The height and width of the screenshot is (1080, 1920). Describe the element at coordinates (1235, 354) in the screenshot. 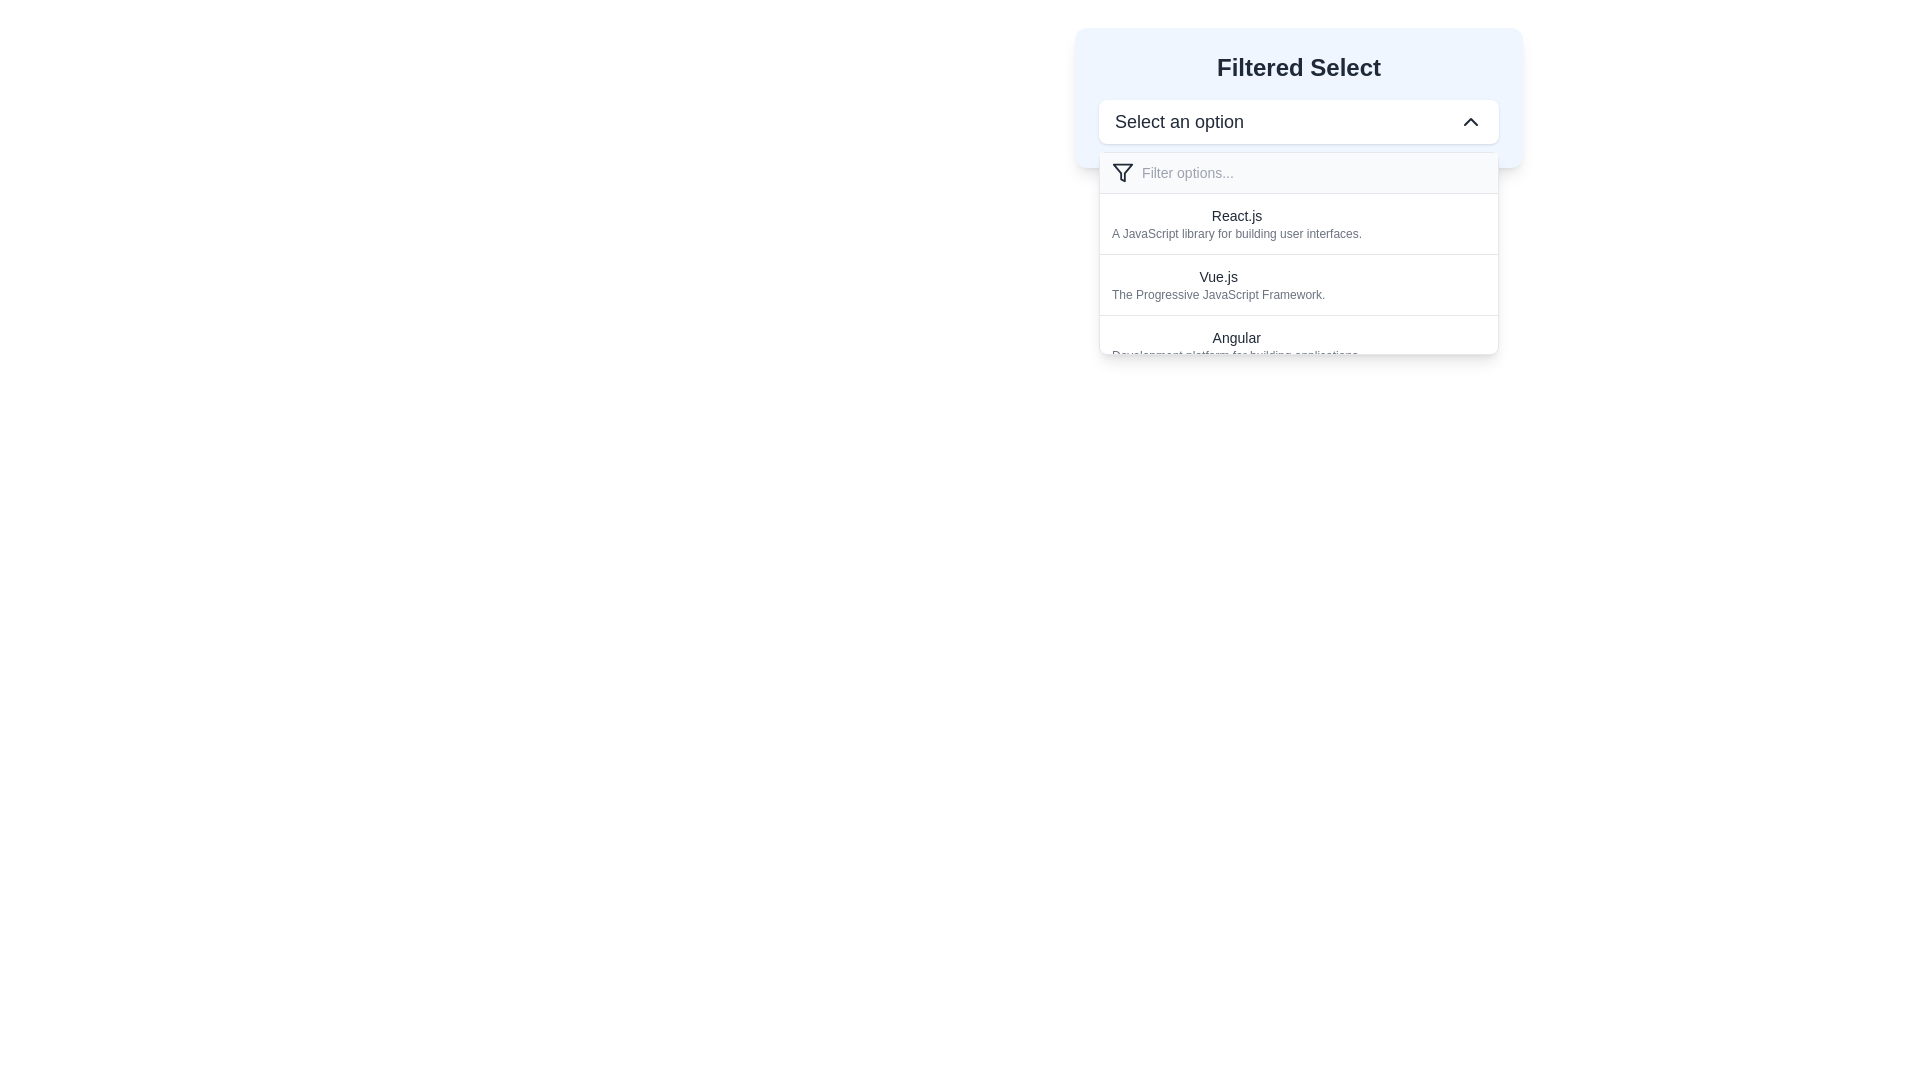

I see `static text that provides a description for the 'Angular' item in the dropdown menu, positioned directly underneath it` at that location.